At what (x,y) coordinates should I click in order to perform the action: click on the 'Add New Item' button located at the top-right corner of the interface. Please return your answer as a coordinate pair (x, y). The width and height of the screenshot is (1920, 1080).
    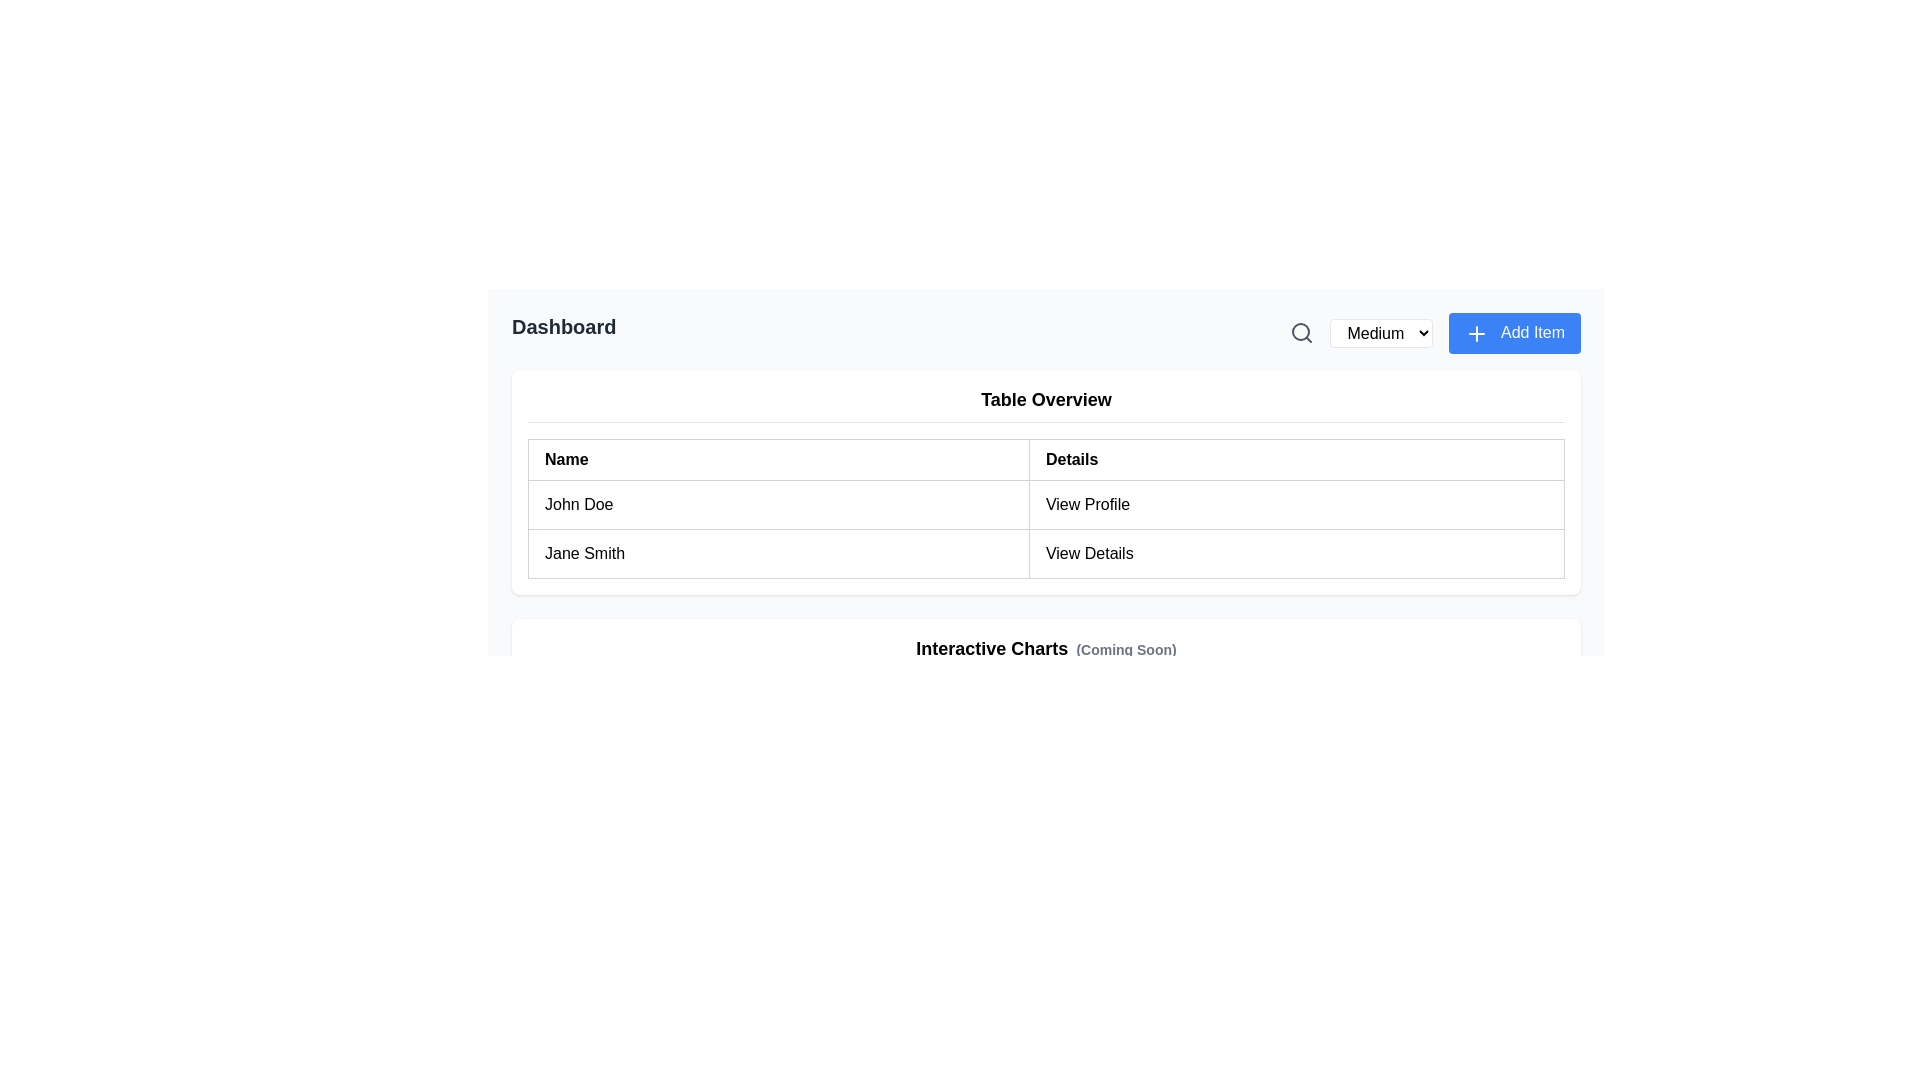
    Looking at the image, I should click on (1515, 332).